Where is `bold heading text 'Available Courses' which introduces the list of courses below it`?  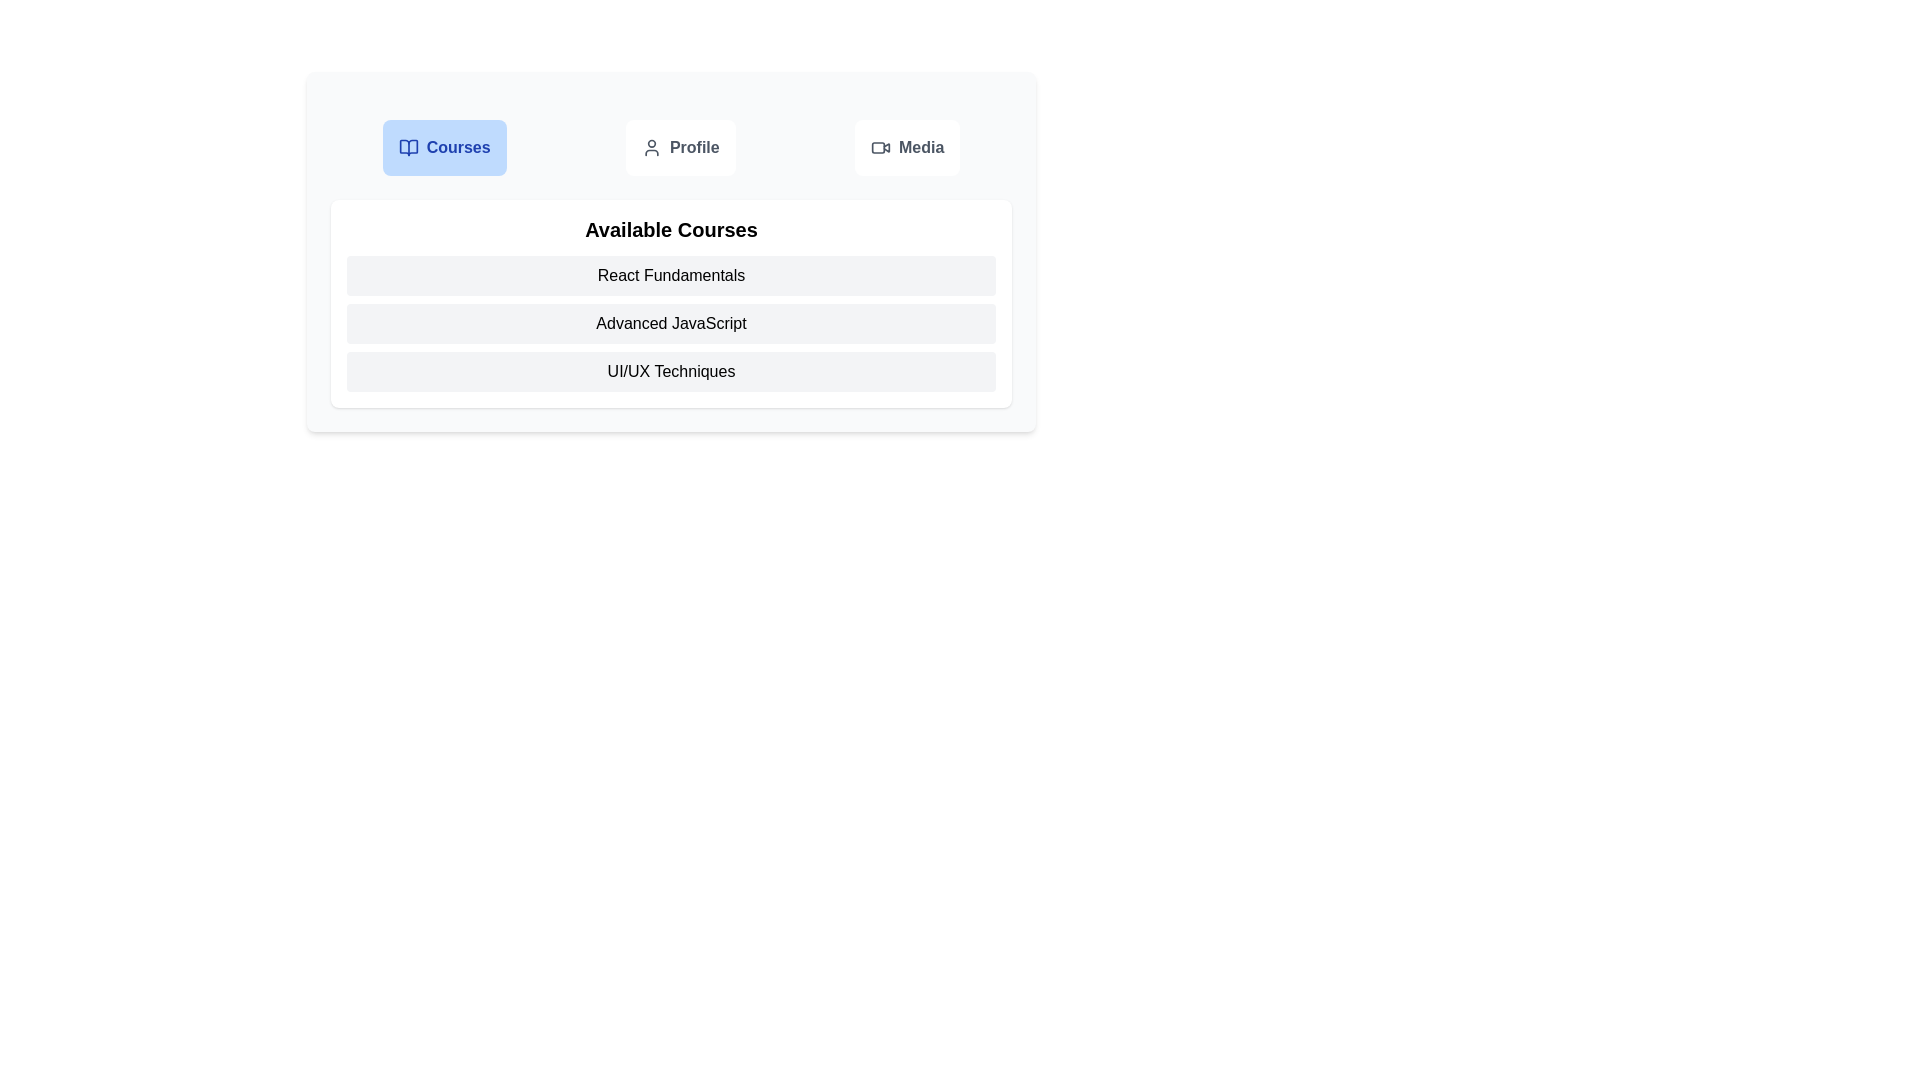 bold heading text 'Available Courses' which introduces the list of courses below it is located at coordinates (671, 229).